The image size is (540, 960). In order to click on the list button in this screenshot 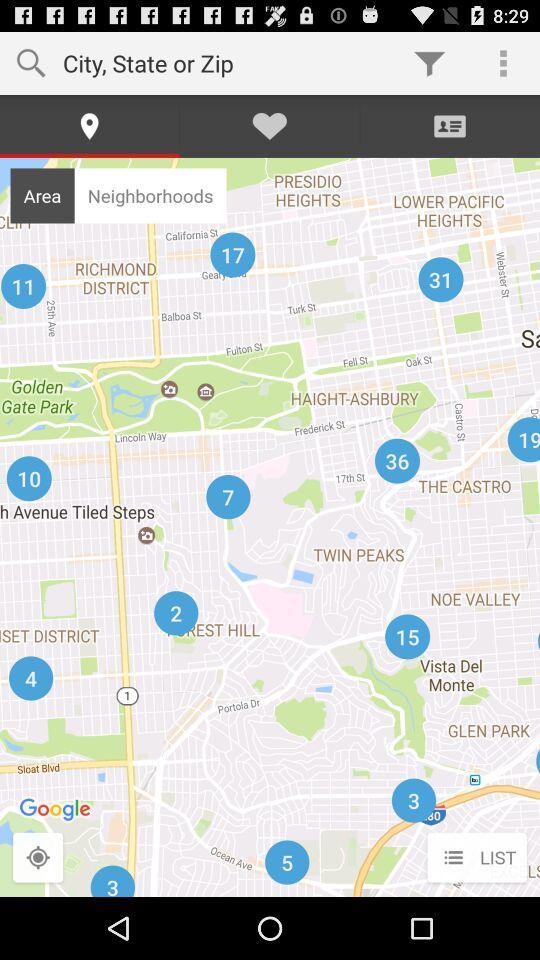, I will do `click(476, 857)`.